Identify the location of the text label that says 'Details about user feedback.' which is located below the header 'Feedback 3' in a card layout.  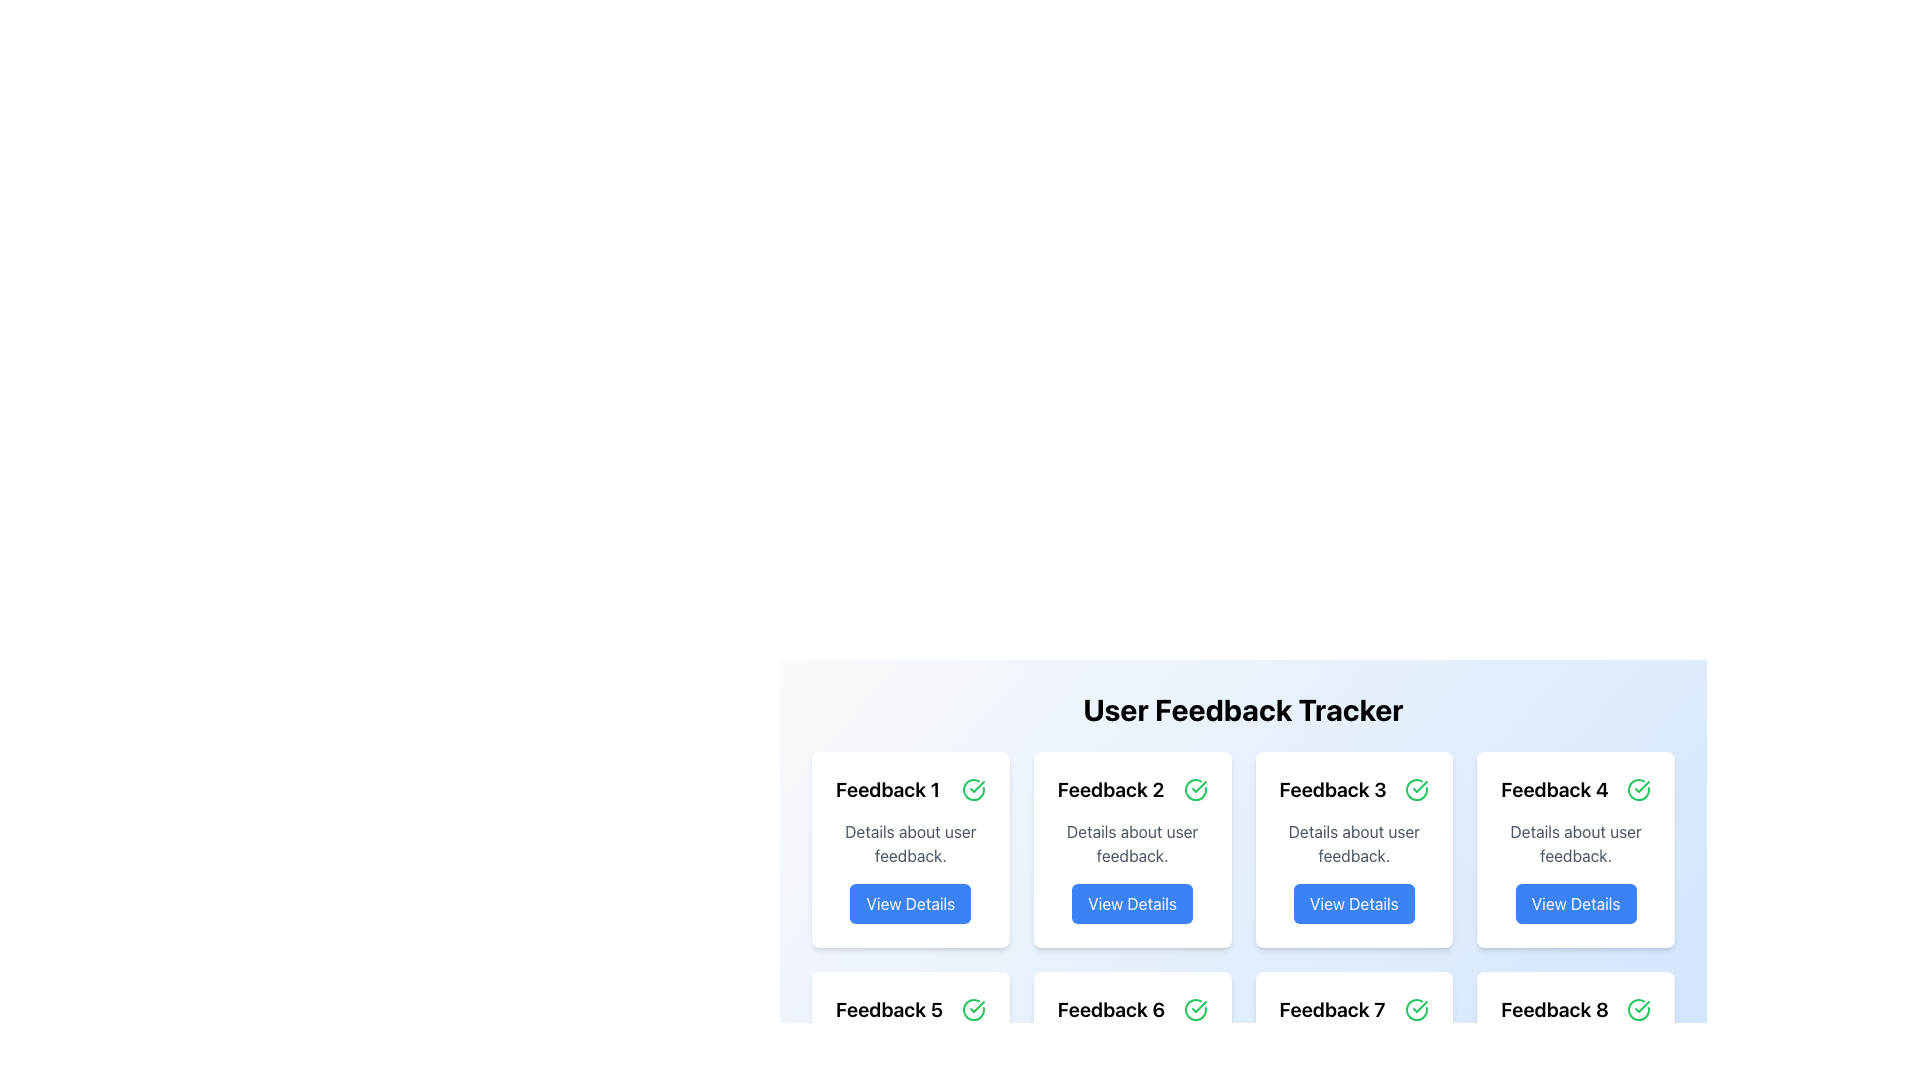
(1354, 844).